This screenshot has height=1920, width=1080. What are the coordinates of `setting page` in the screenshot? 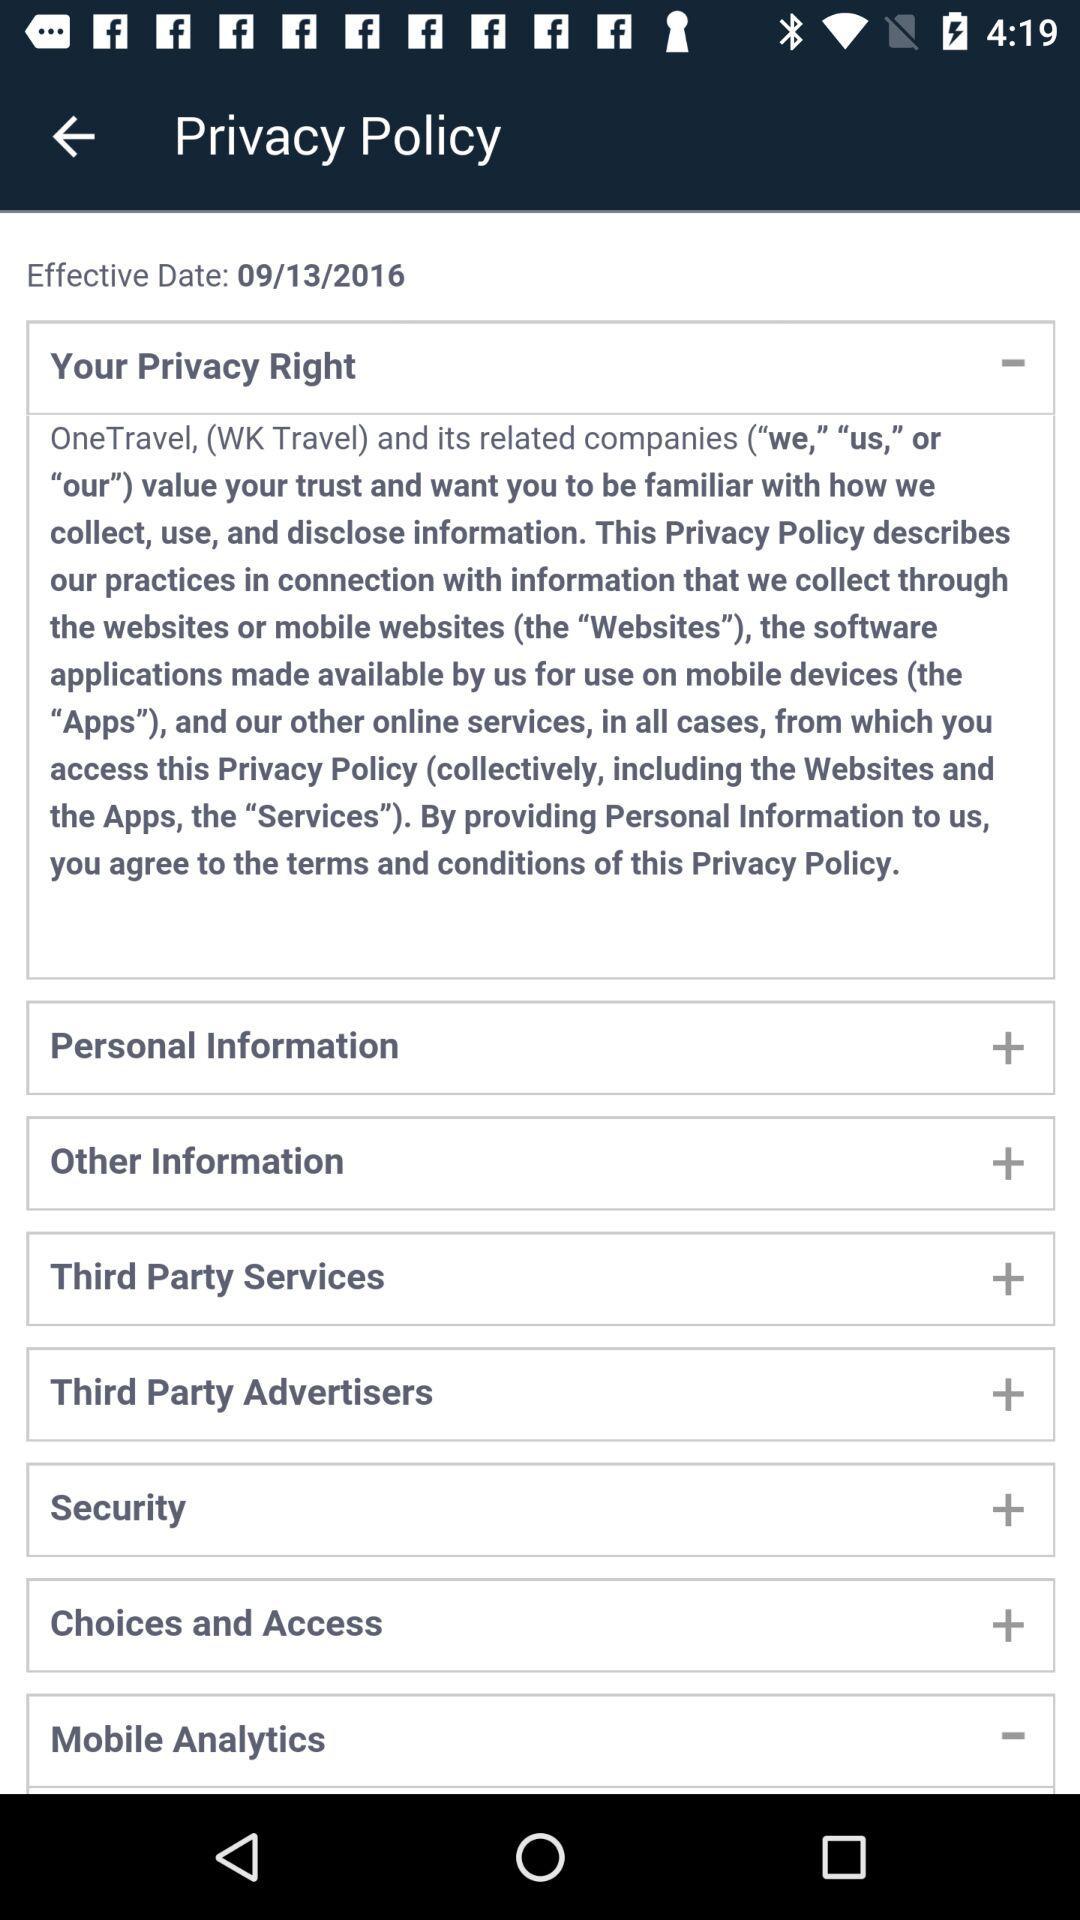 It's located at (540, 1003).